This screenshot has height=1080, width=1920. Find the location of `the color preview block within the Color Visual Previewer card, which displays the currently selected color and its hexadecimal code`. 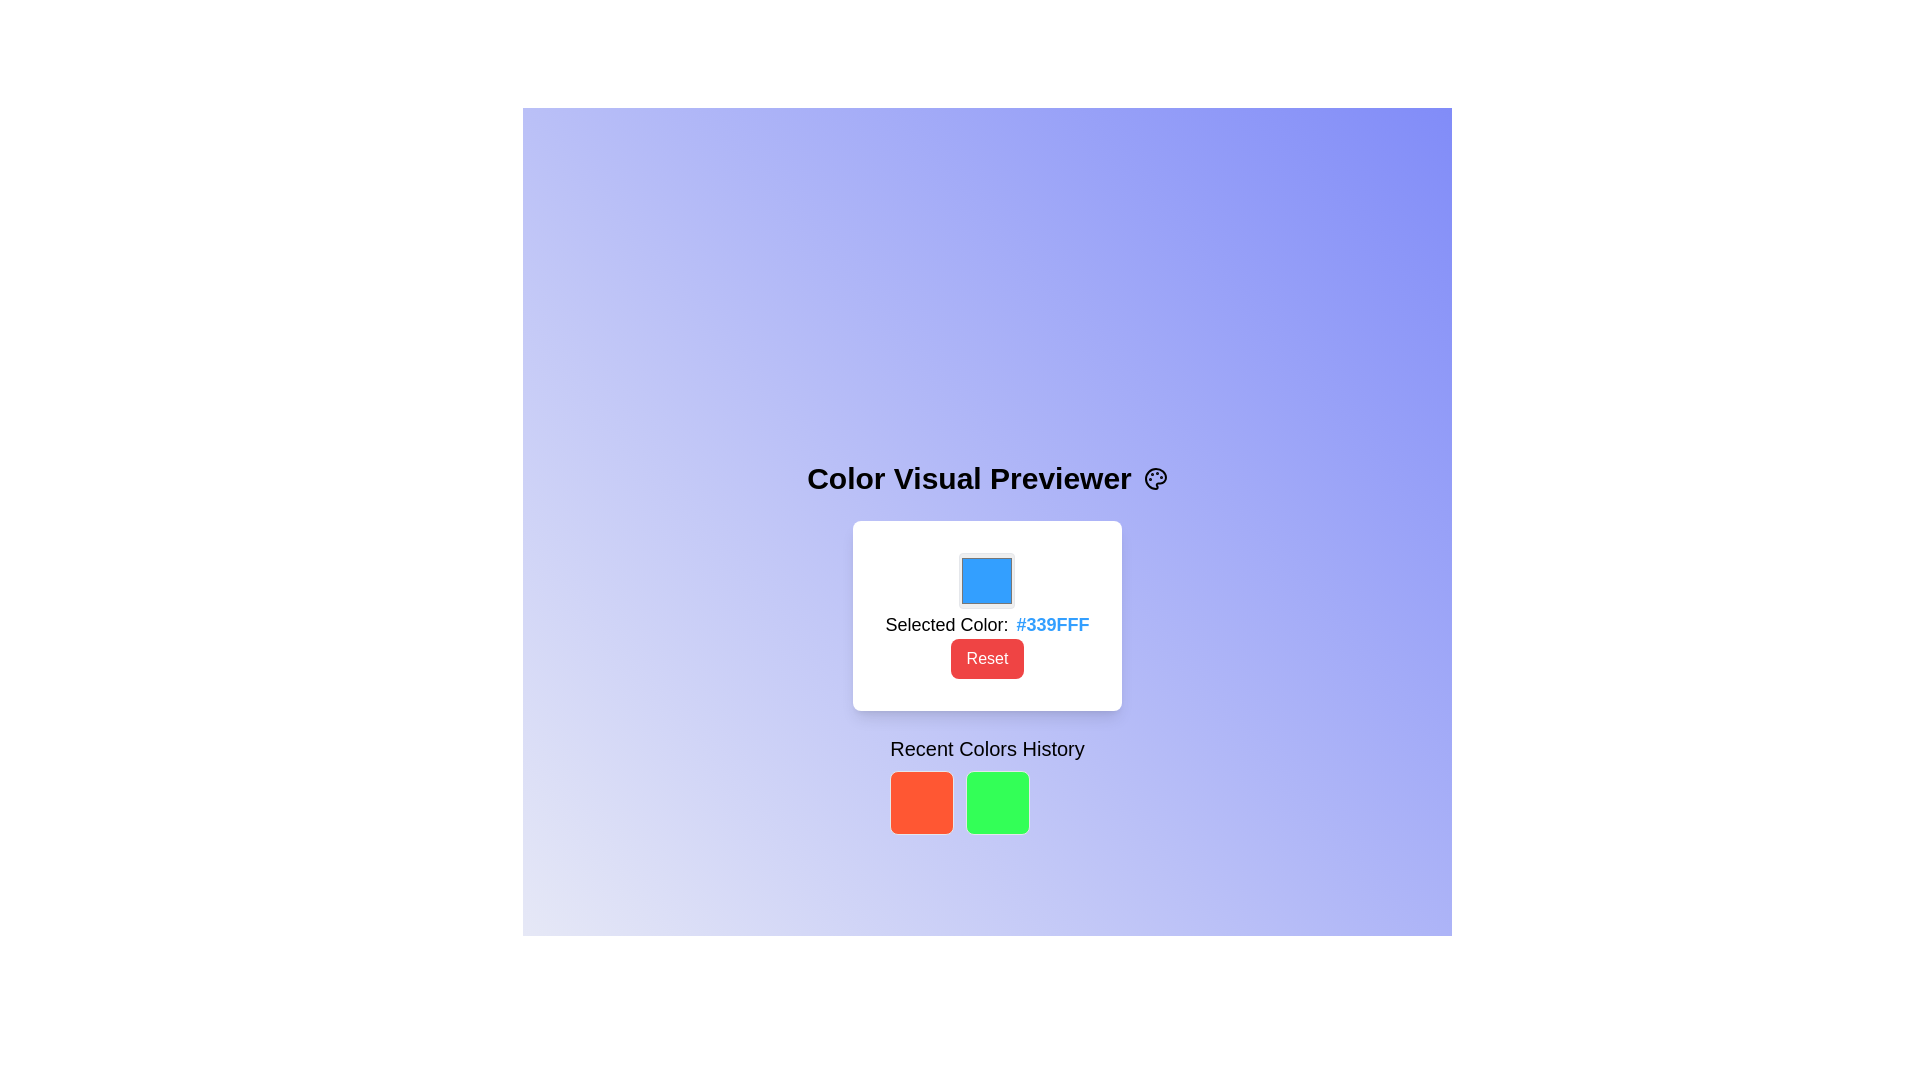

the color preview block within the Color Visual Previewer card, which displays the currently selected color and its hexadecimal code is located at coordinates (987, 615).